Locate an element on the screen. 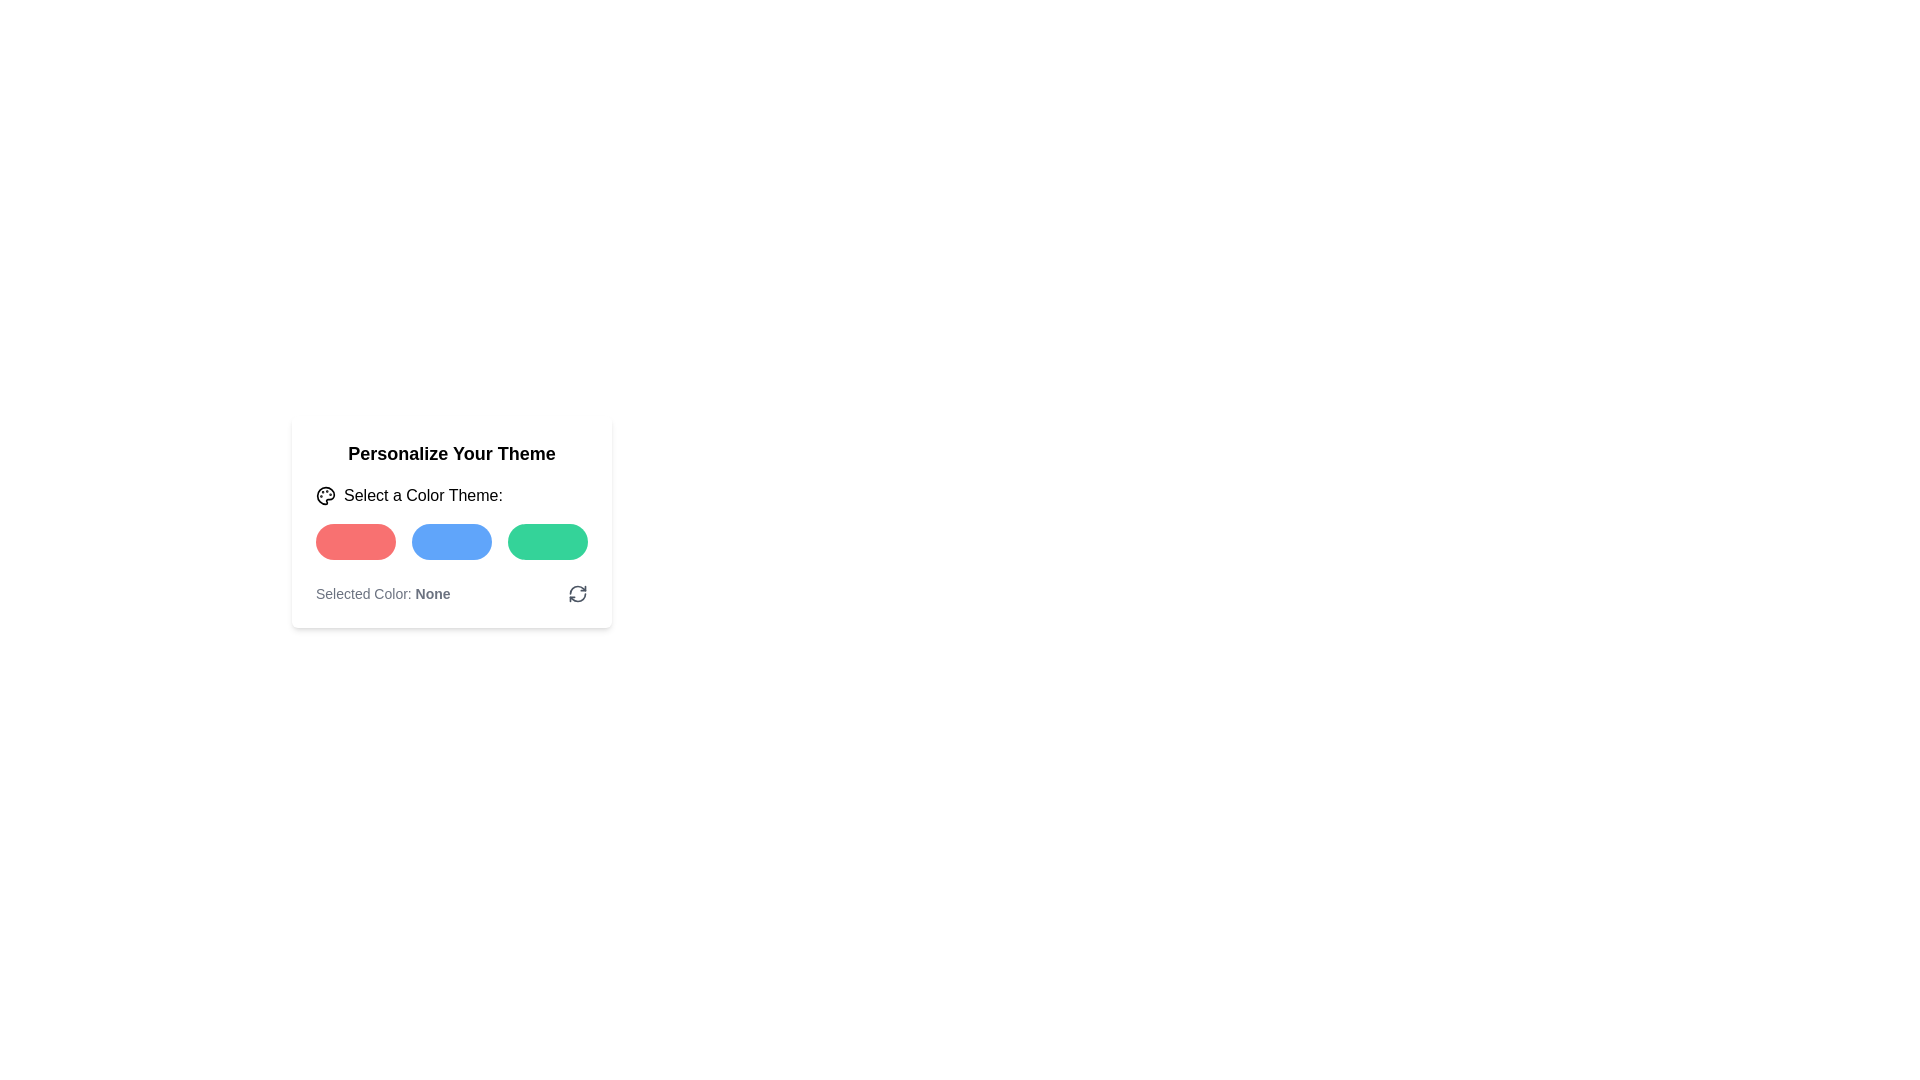 This screenshot has width=1920, height=1080. the palette icon located in the top-left corner of the card with the text 'Personalize Your Theme'. The icon is characterized by its circular shape and four smaller circles representing paint wells is located at coordinates (326, 495).